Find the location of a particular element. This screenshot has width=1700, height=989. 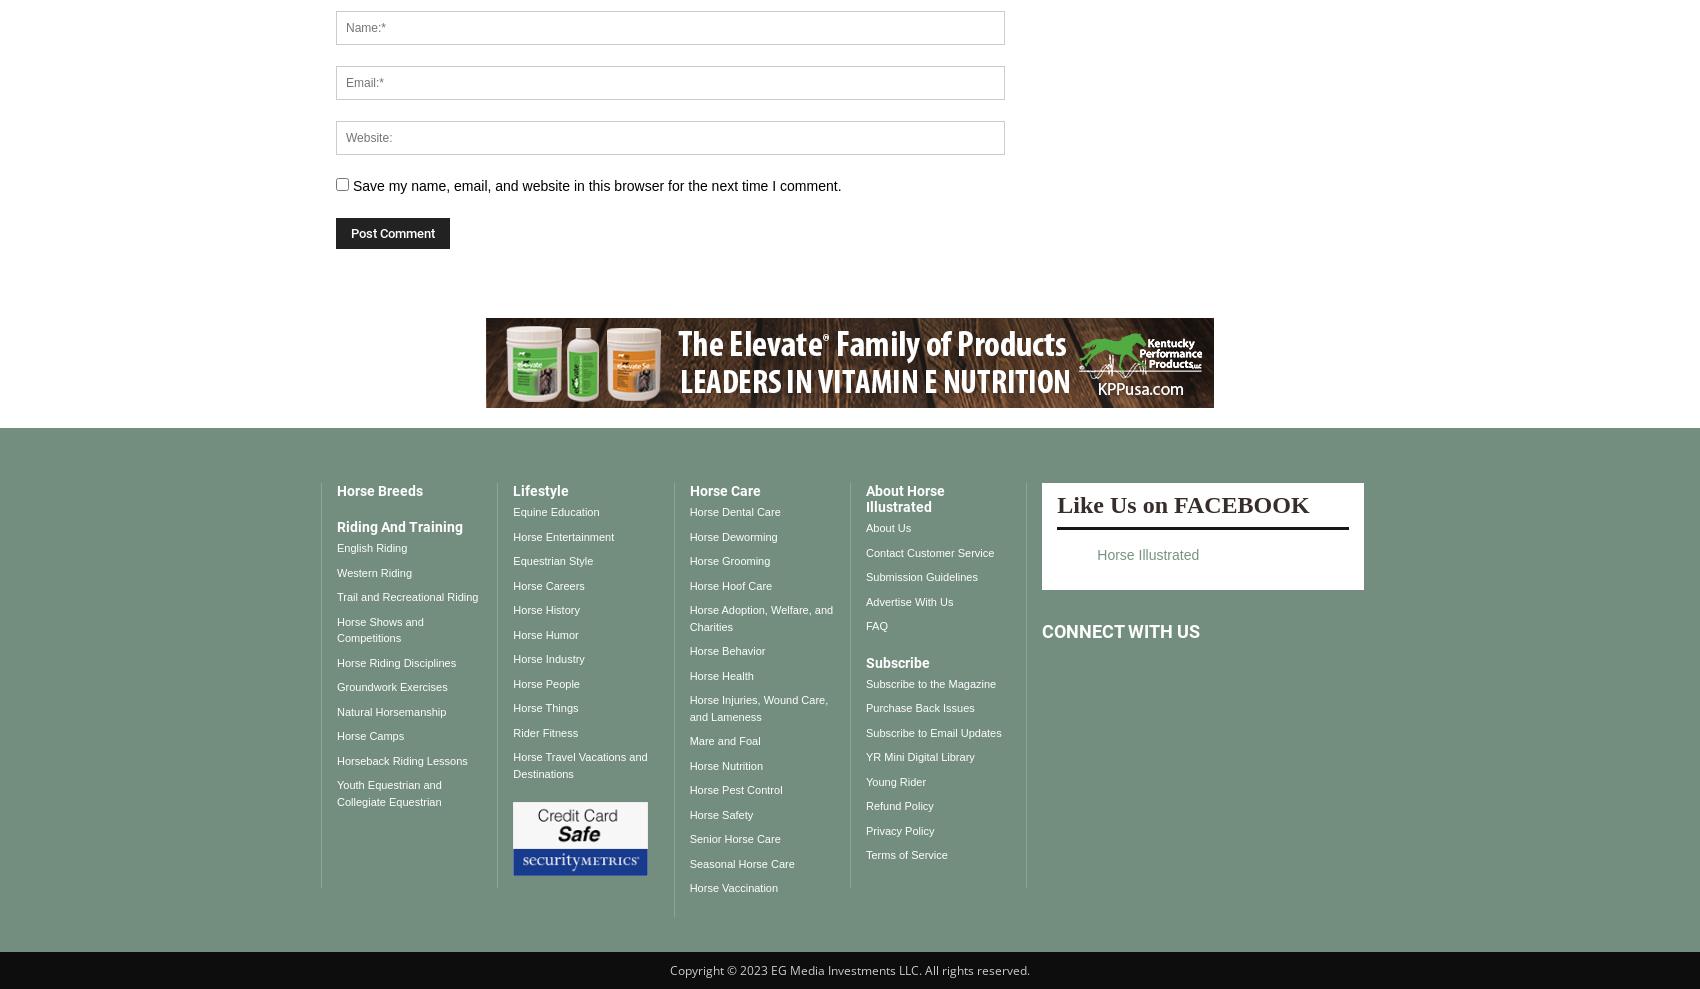

'Horse Health' is located at coordinates (720, 673).